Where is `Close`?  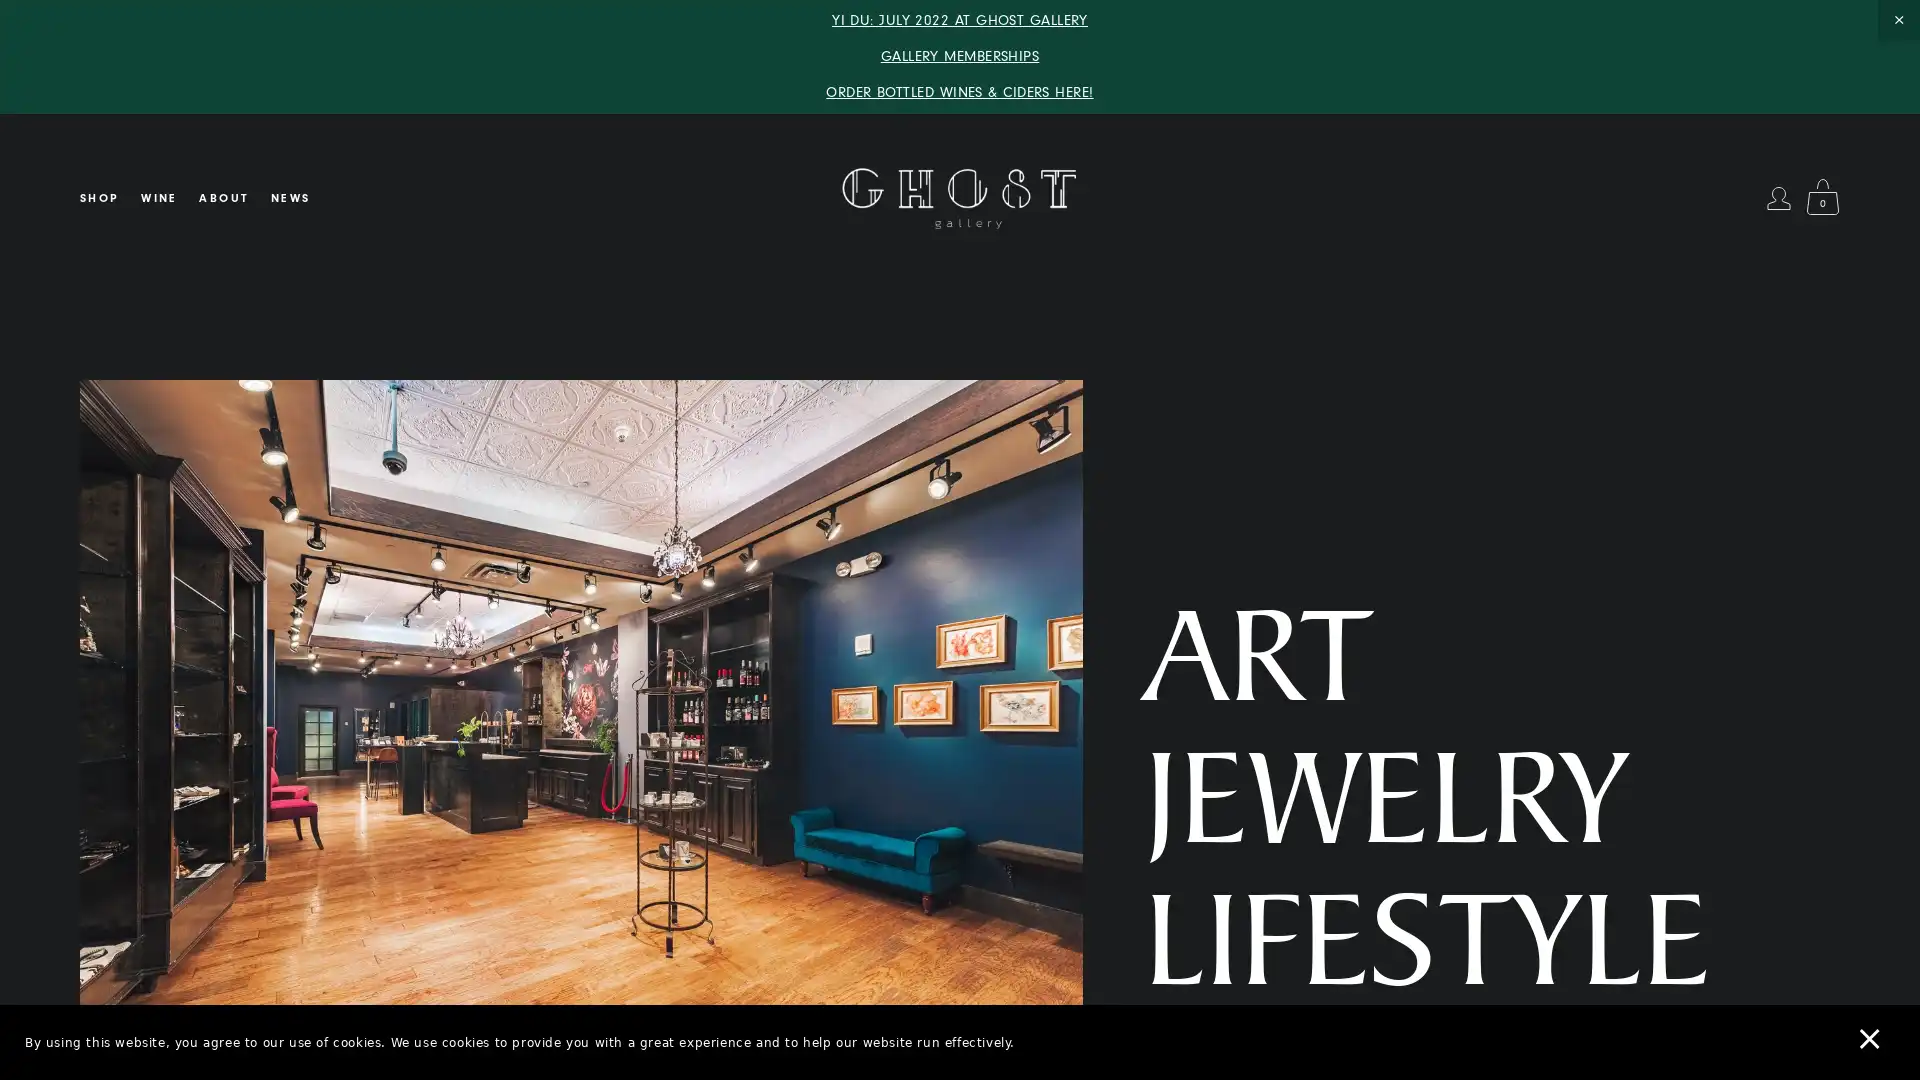
Close is located at coordinates (1819, 477).